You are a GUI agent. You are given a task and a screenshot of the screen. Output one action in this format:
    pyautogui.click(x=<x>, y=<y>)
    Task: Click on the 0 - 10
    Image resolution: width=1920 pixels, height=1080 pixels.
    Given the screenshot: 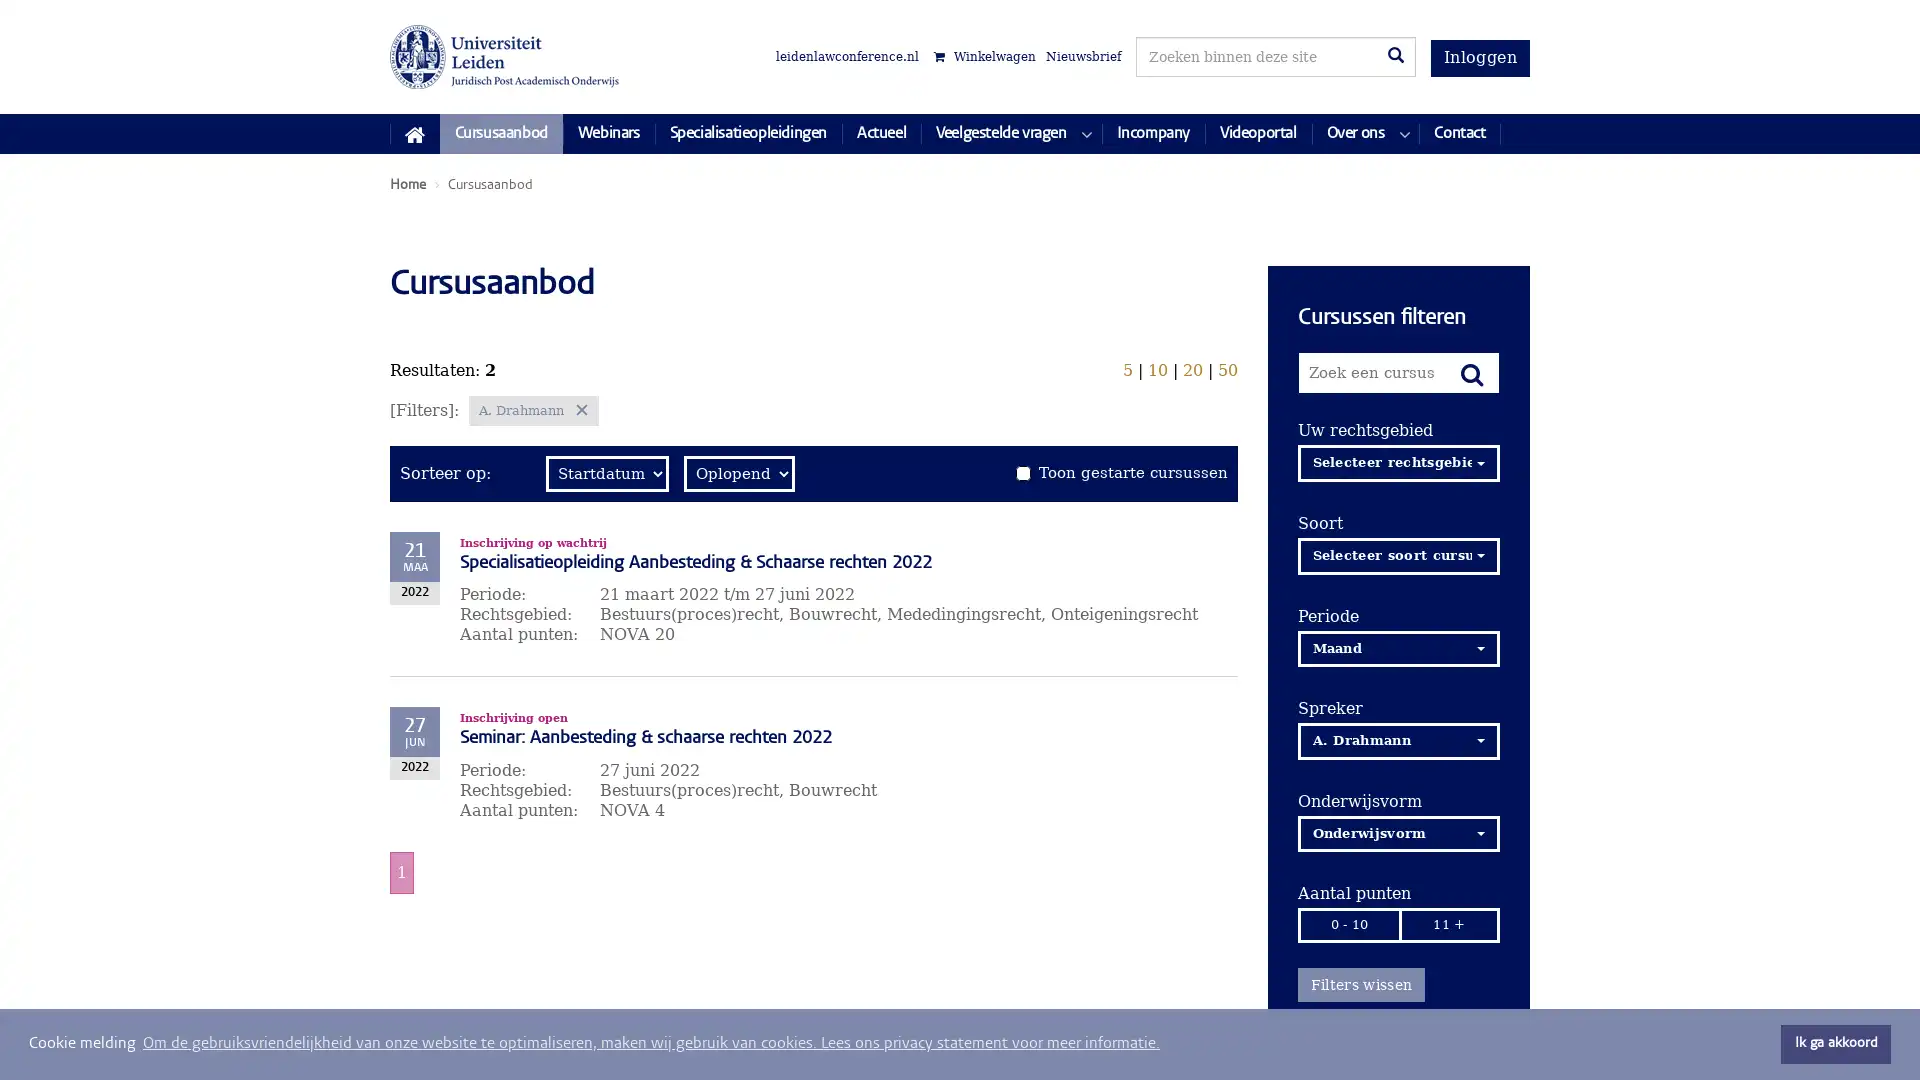 What is the action you would take?
    pyautogui.click(x=1348, y=925)
    